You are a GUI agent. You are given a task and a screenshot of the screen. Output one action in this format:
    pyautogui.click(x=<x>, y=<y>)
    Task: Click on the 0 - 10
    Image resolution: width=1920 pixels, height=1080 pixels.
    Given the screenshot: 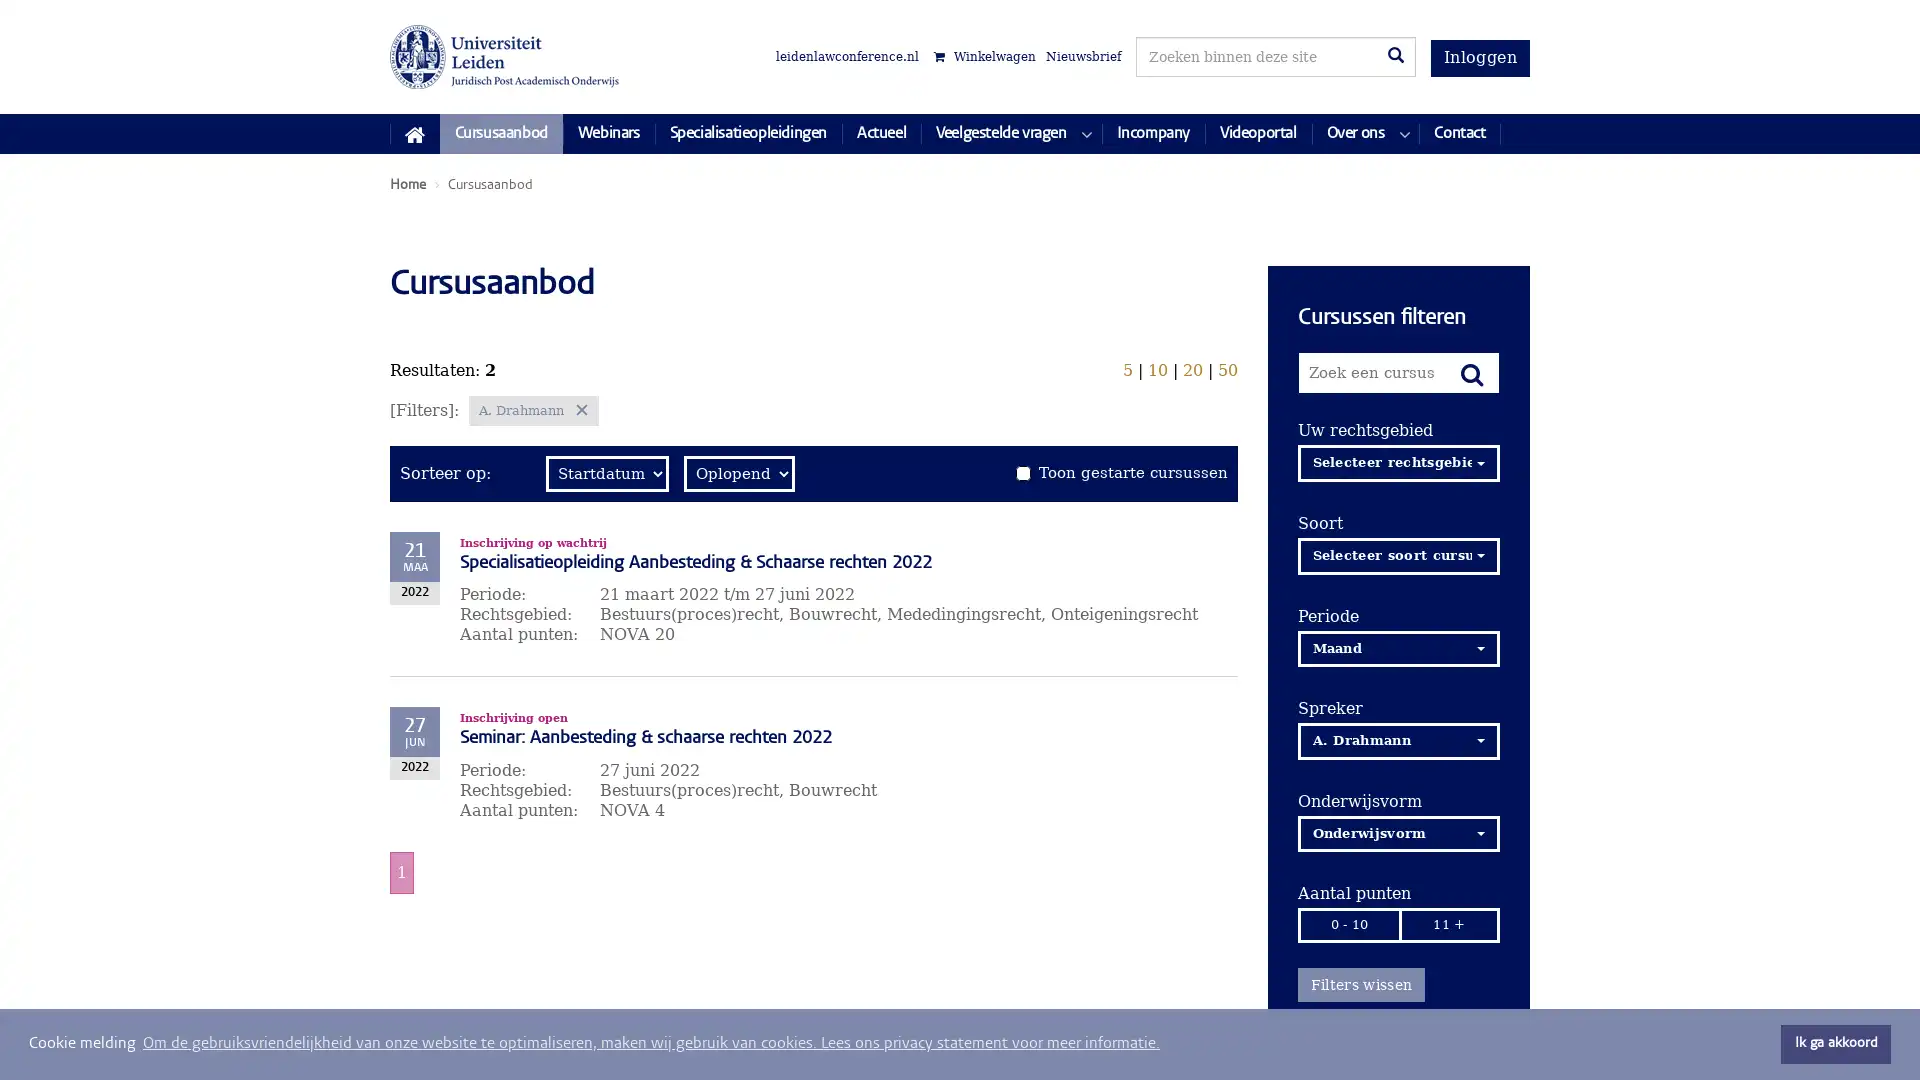 What is the action you would take?
    pyautogui.click(x=1348, y=925)
    